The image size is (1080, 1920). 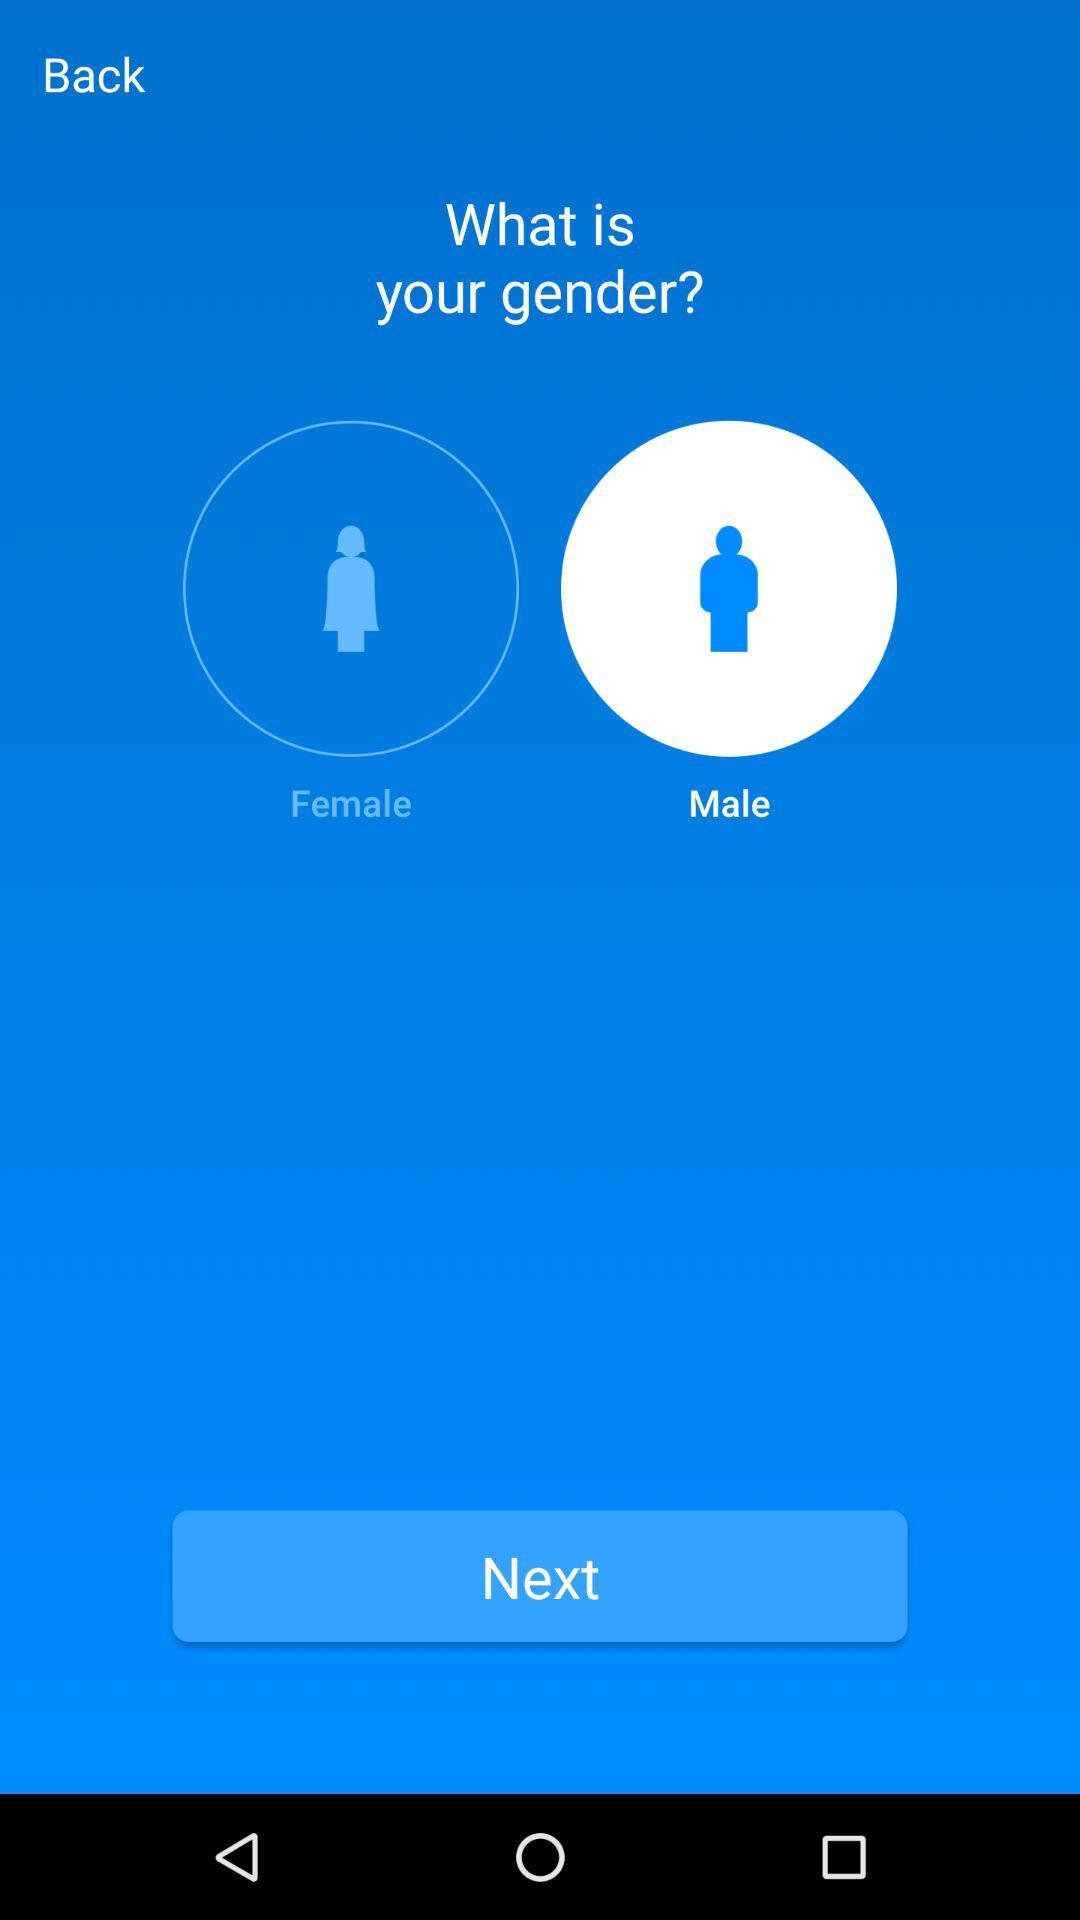 What do you see at coordinates (93, 73) in the screenshot?
I see `item above what is your item` at bounding box center [93, 73].